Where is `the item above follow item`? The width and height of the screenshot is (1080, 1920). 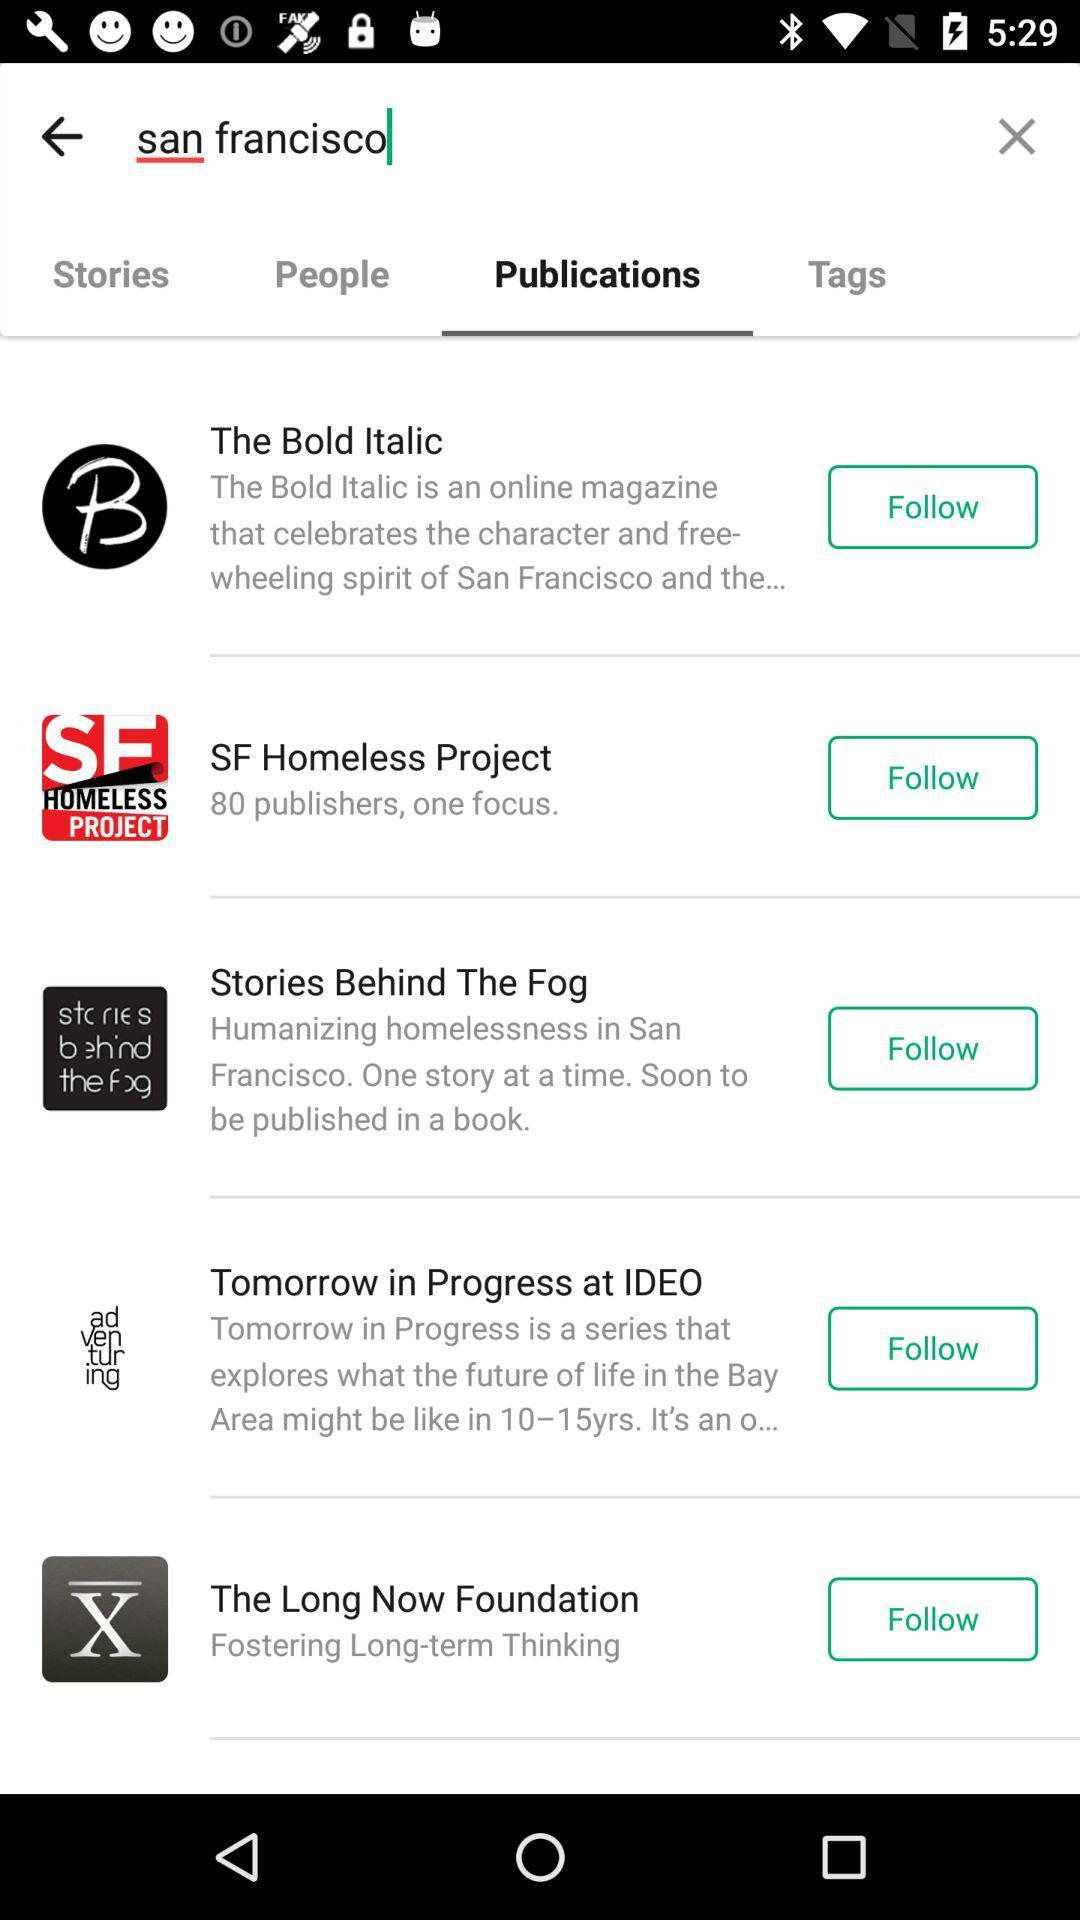 the item above follow item is located at coordinates (1017, 135).